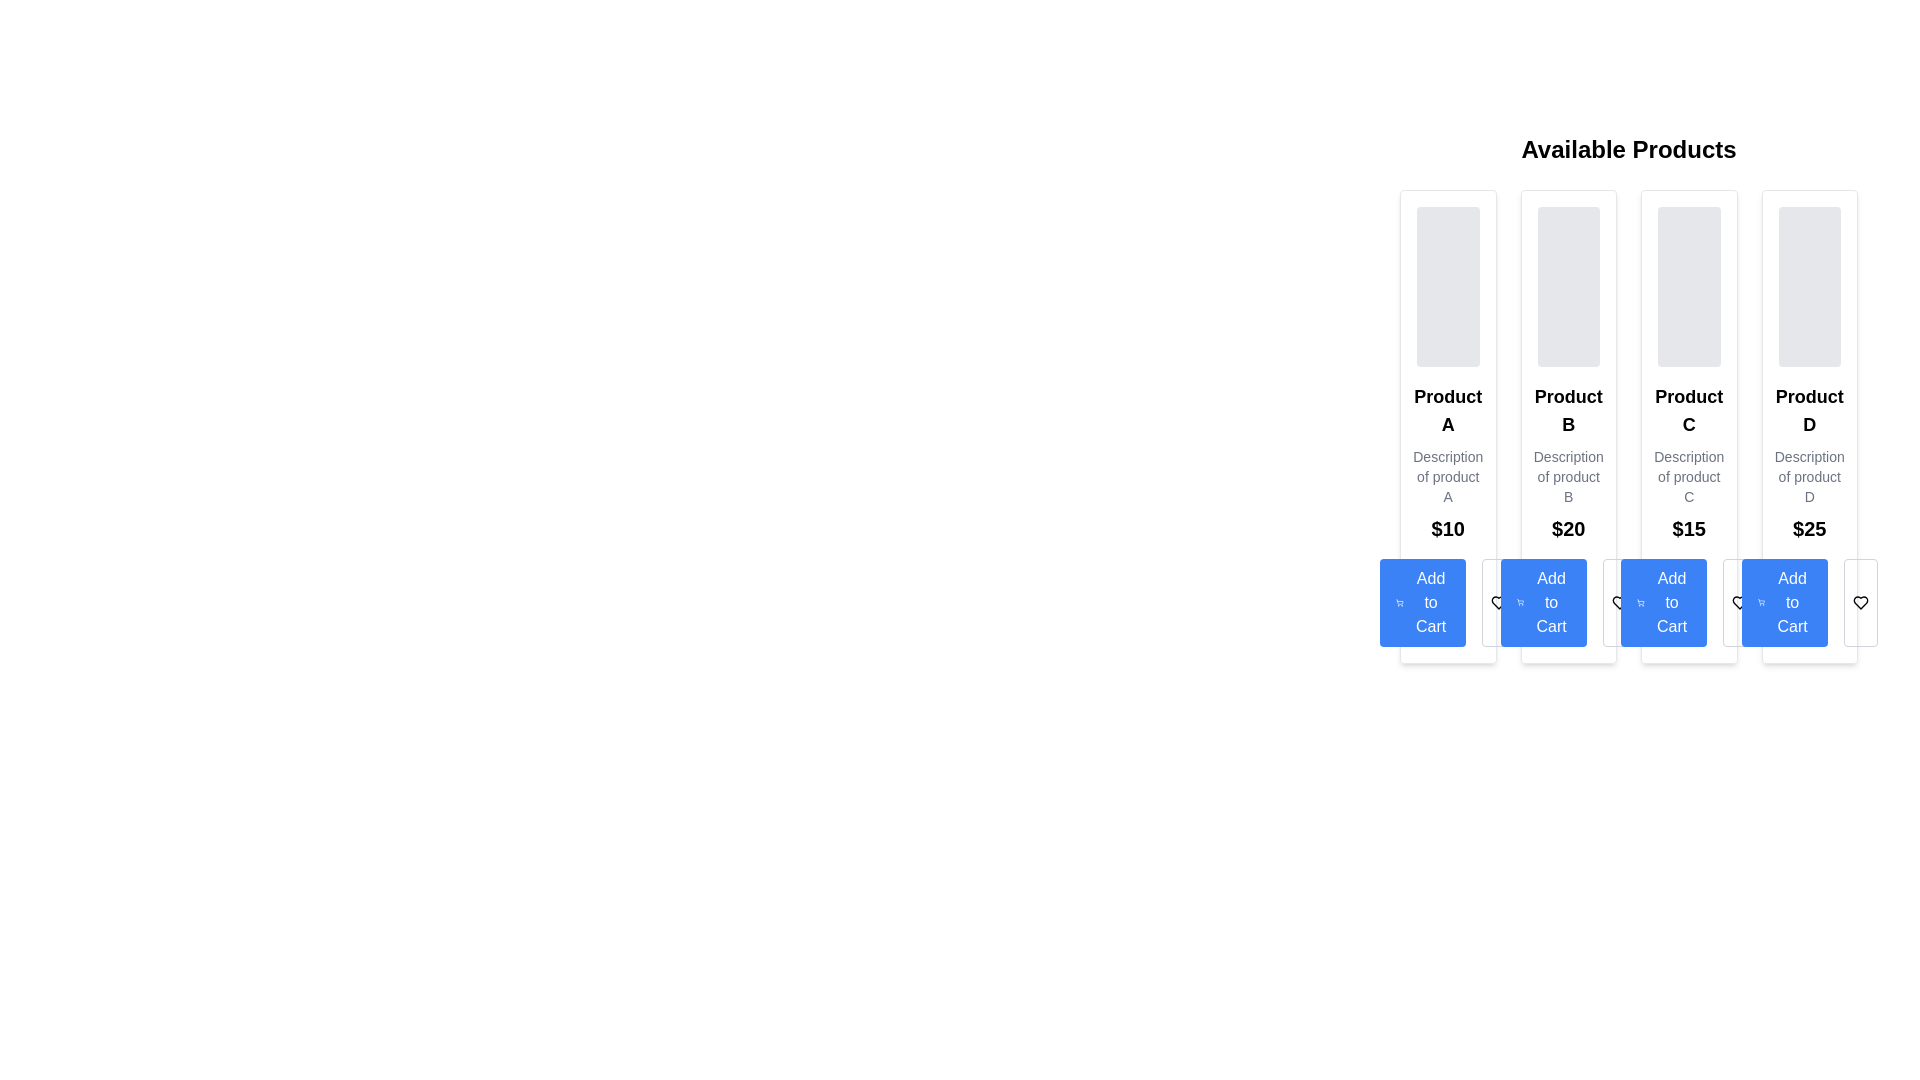  What do you see at coordinates (1809, 426) in the screenshot?
I see `the fourth product information card for Product D in the 'Available Products' section` at bounding box center [1809, 426].